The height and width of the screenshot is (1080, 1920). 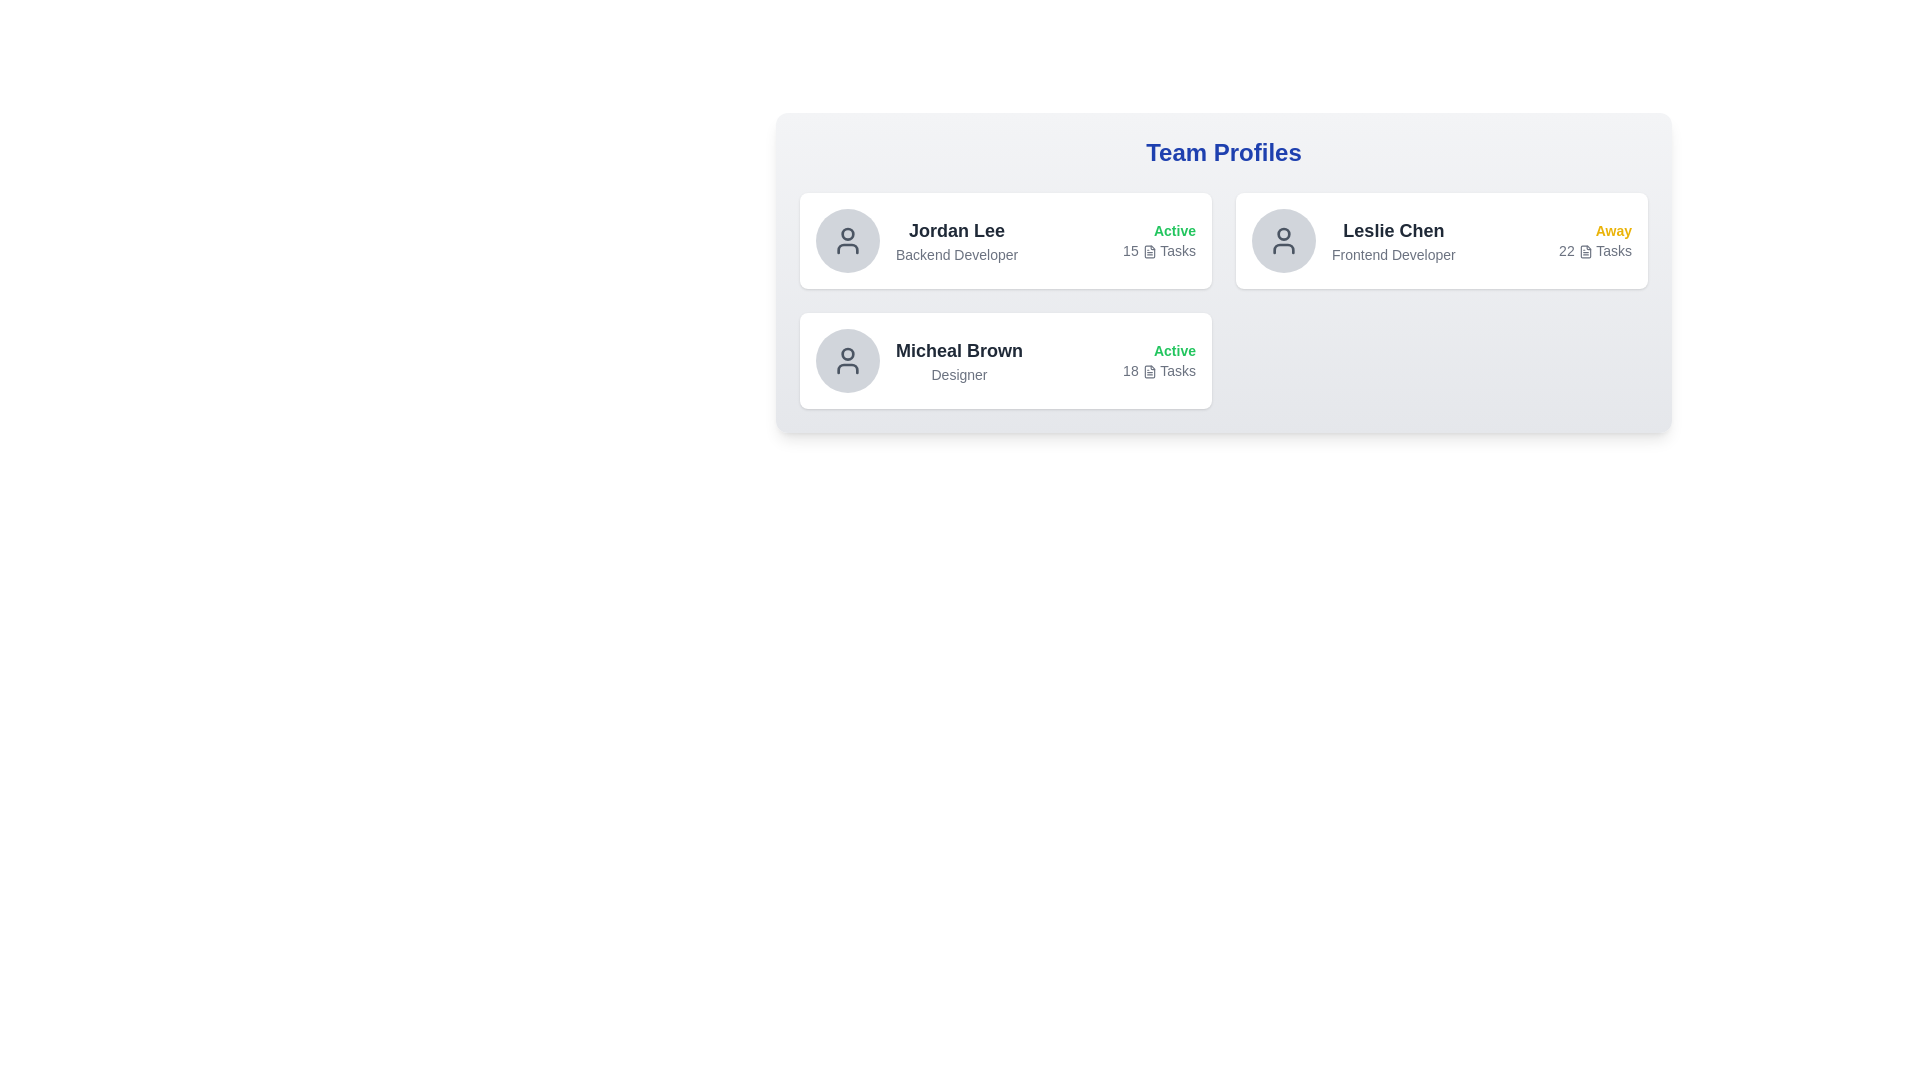 I want to click on the circular icon placeholder or profile picture for 'Leslie Chen', which has a gray background and a user silhouette, located in the 'Team Profiles' section, so click(x=1283, y=239).